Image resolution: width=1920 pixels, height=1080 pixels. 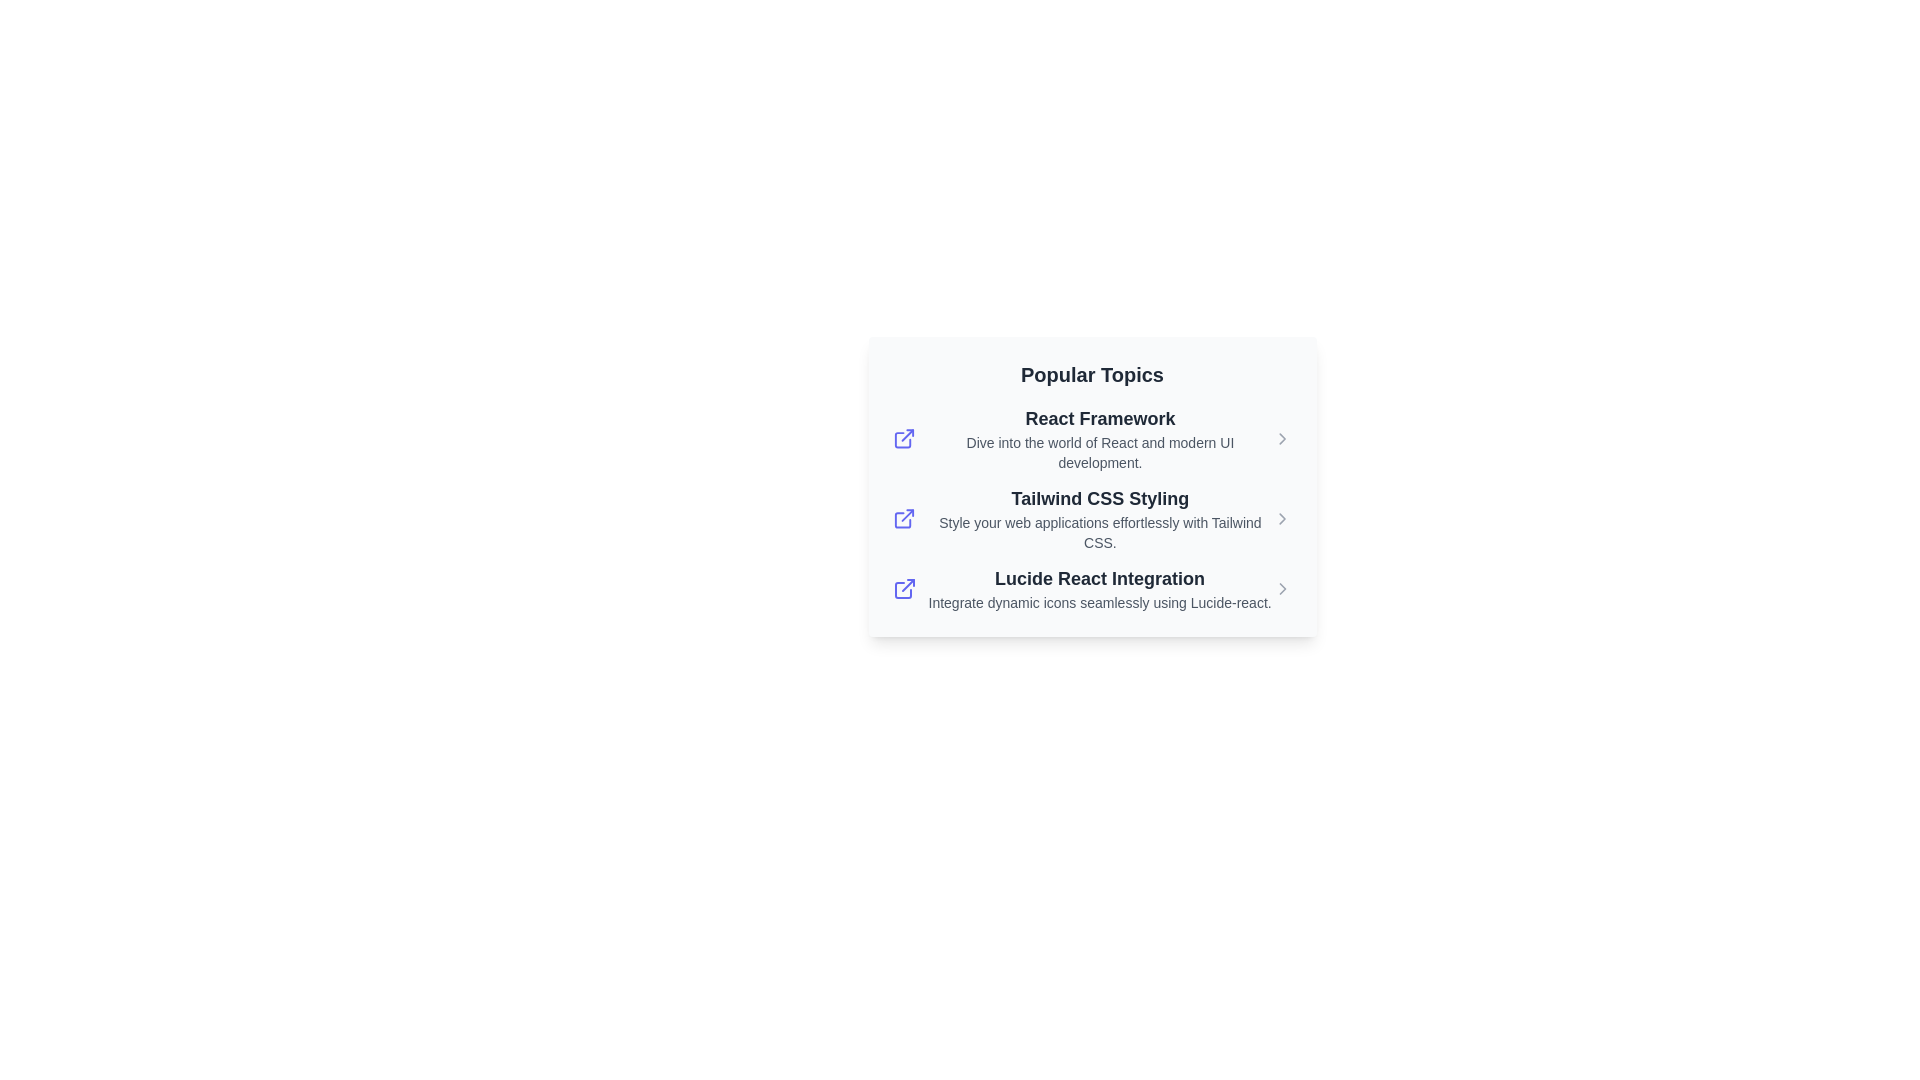 I want to click on the bold text link 'Lucide React Integration', so click(x=1099, y=578).